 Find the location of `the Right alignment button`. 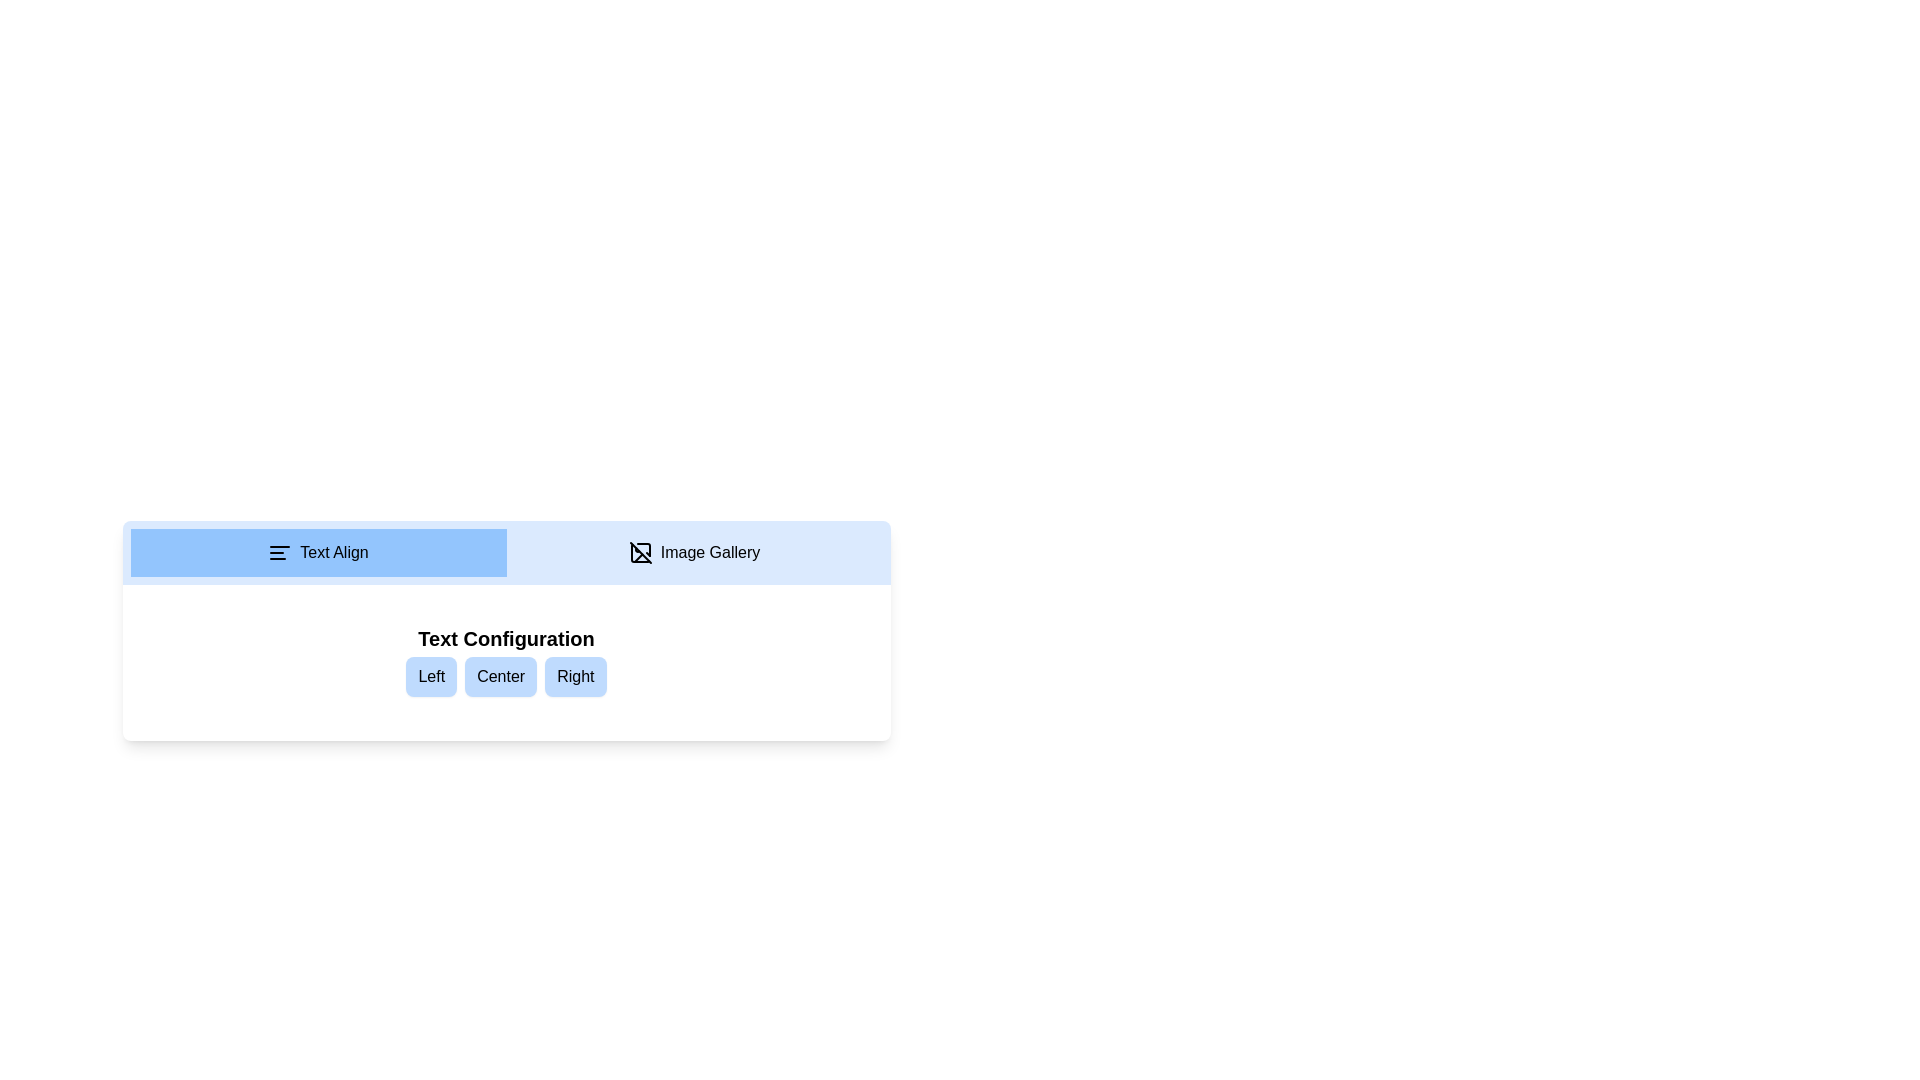

the Right alignment button is located at coordinates (574, 676).